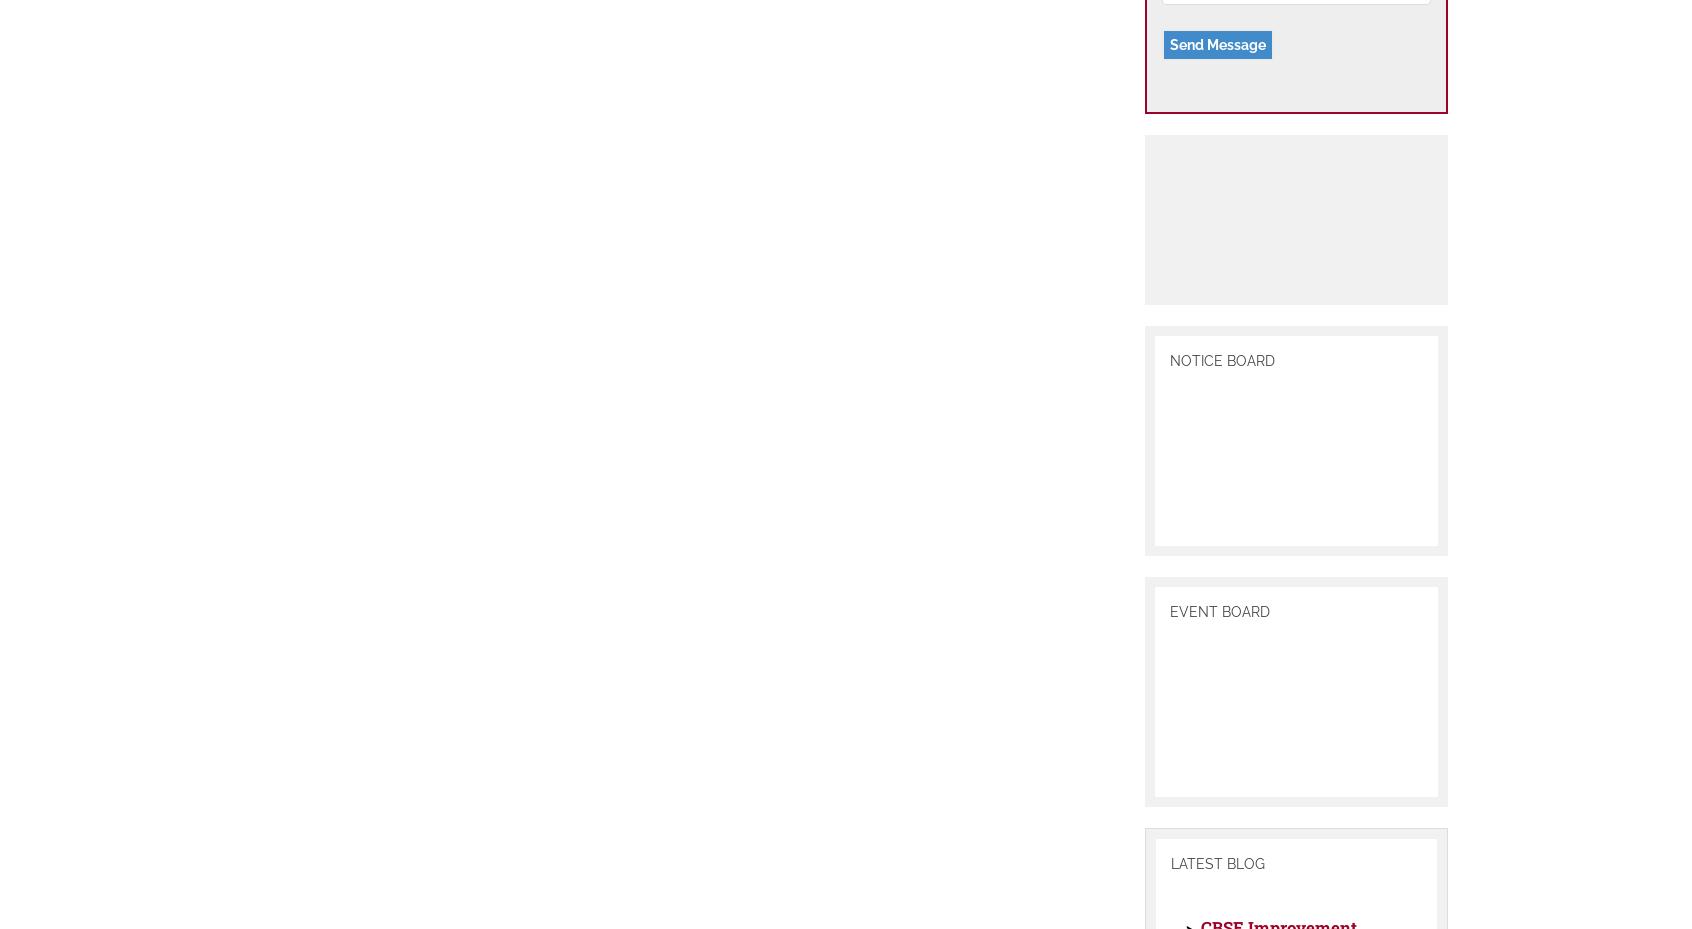 The height and width of the screenshot is (929, 1692). What do you see at coordinates (1278, 842) in the screenshot?
I see `'All About CBSE Improvement Exam 2021 Class 12th'` at bounding box center [1278, 842].